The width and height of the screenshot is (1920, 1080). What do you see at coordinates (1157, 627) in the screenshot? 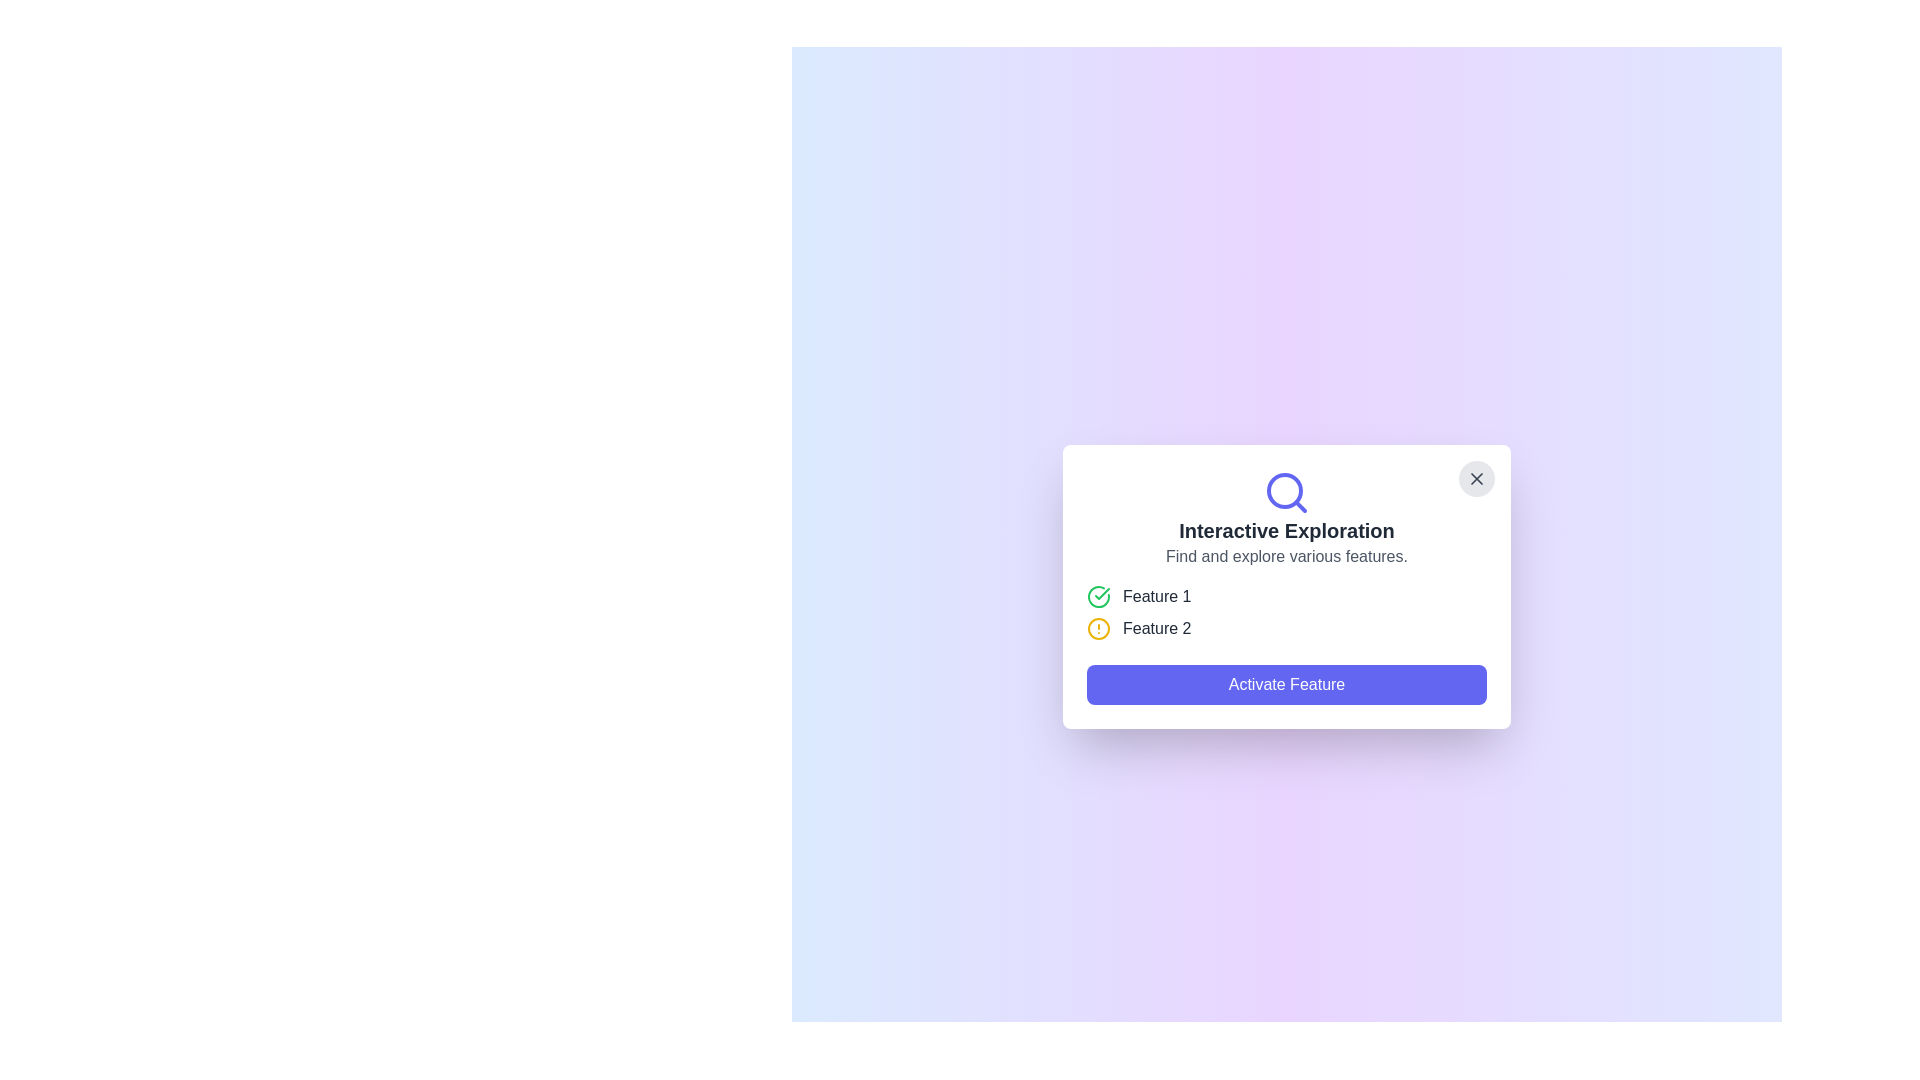
I see `the text label that reads 'Feature 2', which is styled with a gray font color and is located under a heading in a pop-up dialog box, positioned to the right of a yellow alert icon` at bounding box center [1157, 627].